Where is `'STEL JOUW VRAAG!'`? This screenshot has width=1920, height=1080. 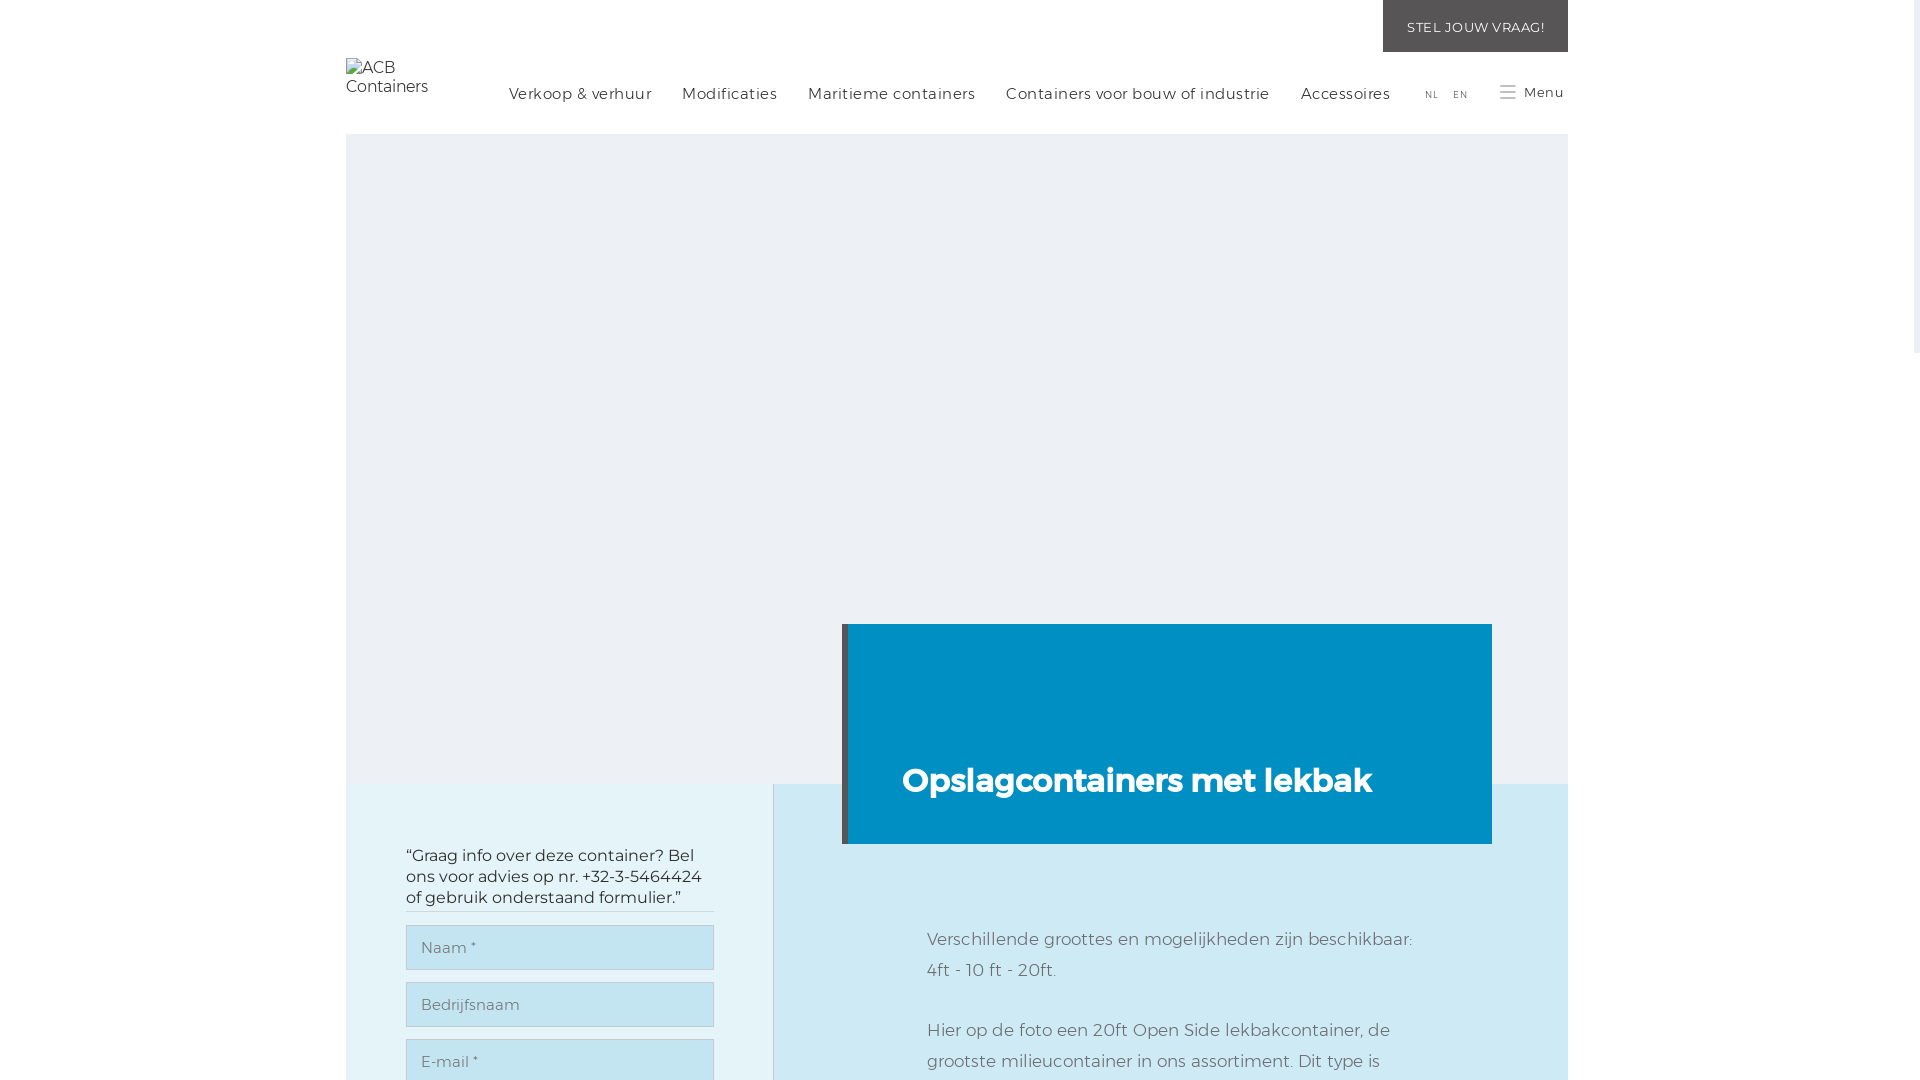
'STEL JOUW VRAAG!' is located at coordinates (1381, 26).